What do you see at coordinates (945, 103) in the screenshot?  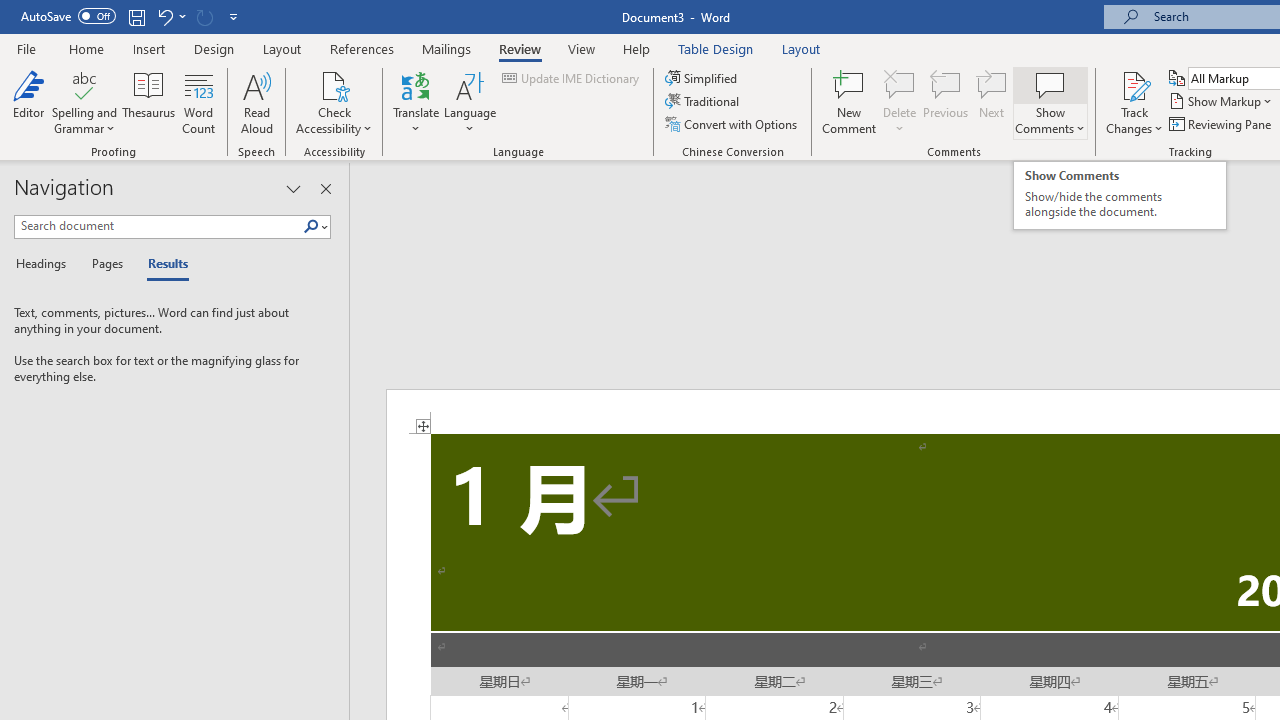 I see `'Previous'` at bounding box center [945, 103].